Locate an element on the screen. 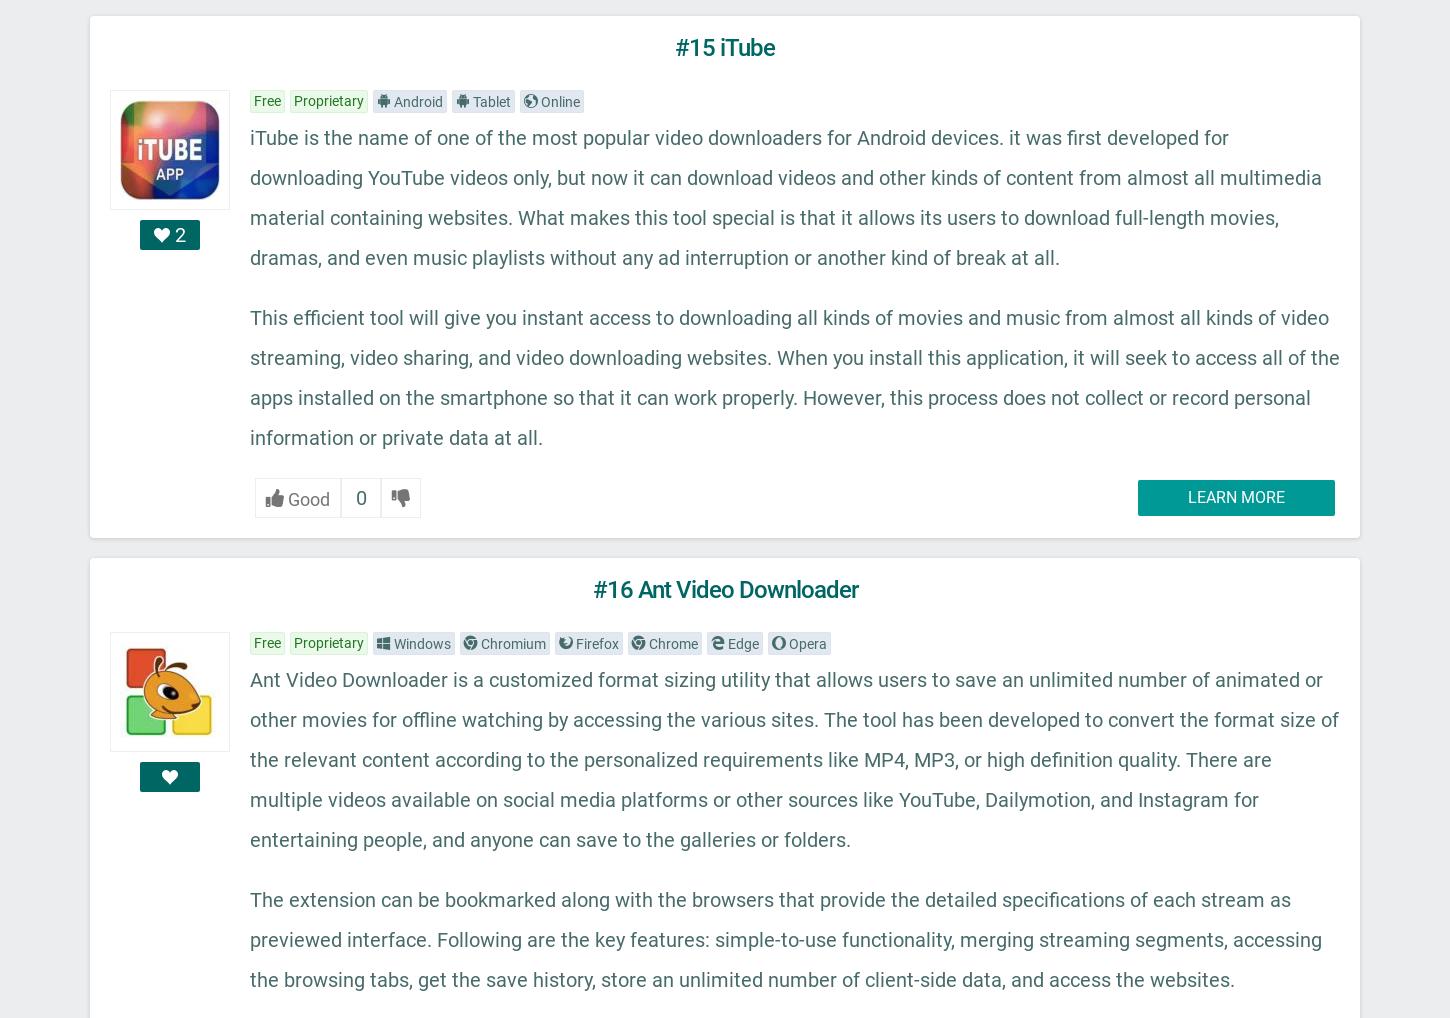  'Windows' is located at coordinates (419, 642).